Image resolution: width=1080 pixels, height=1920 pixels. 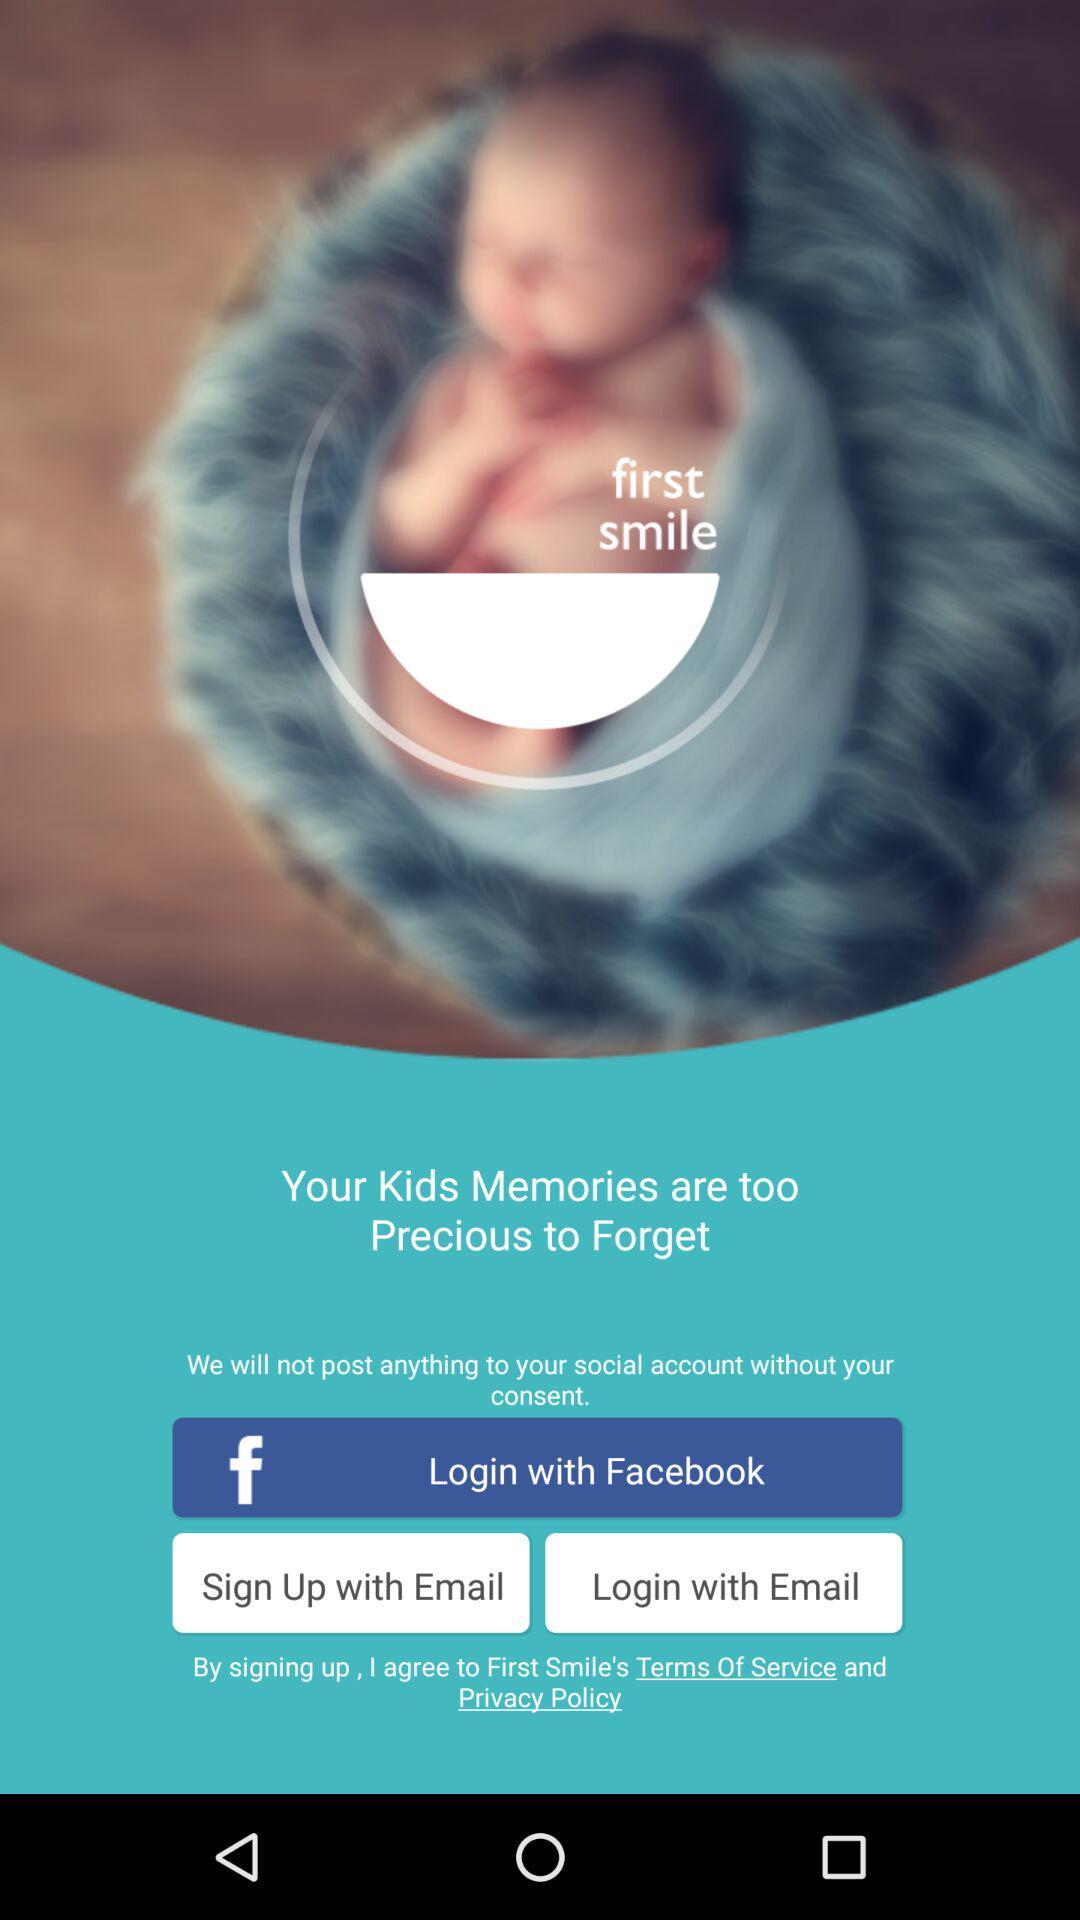 What do you see at coordinates (352, 1584) in the screenshot?
I see `sign up with at the bottom left corner` at bounding box center [352, 1584].